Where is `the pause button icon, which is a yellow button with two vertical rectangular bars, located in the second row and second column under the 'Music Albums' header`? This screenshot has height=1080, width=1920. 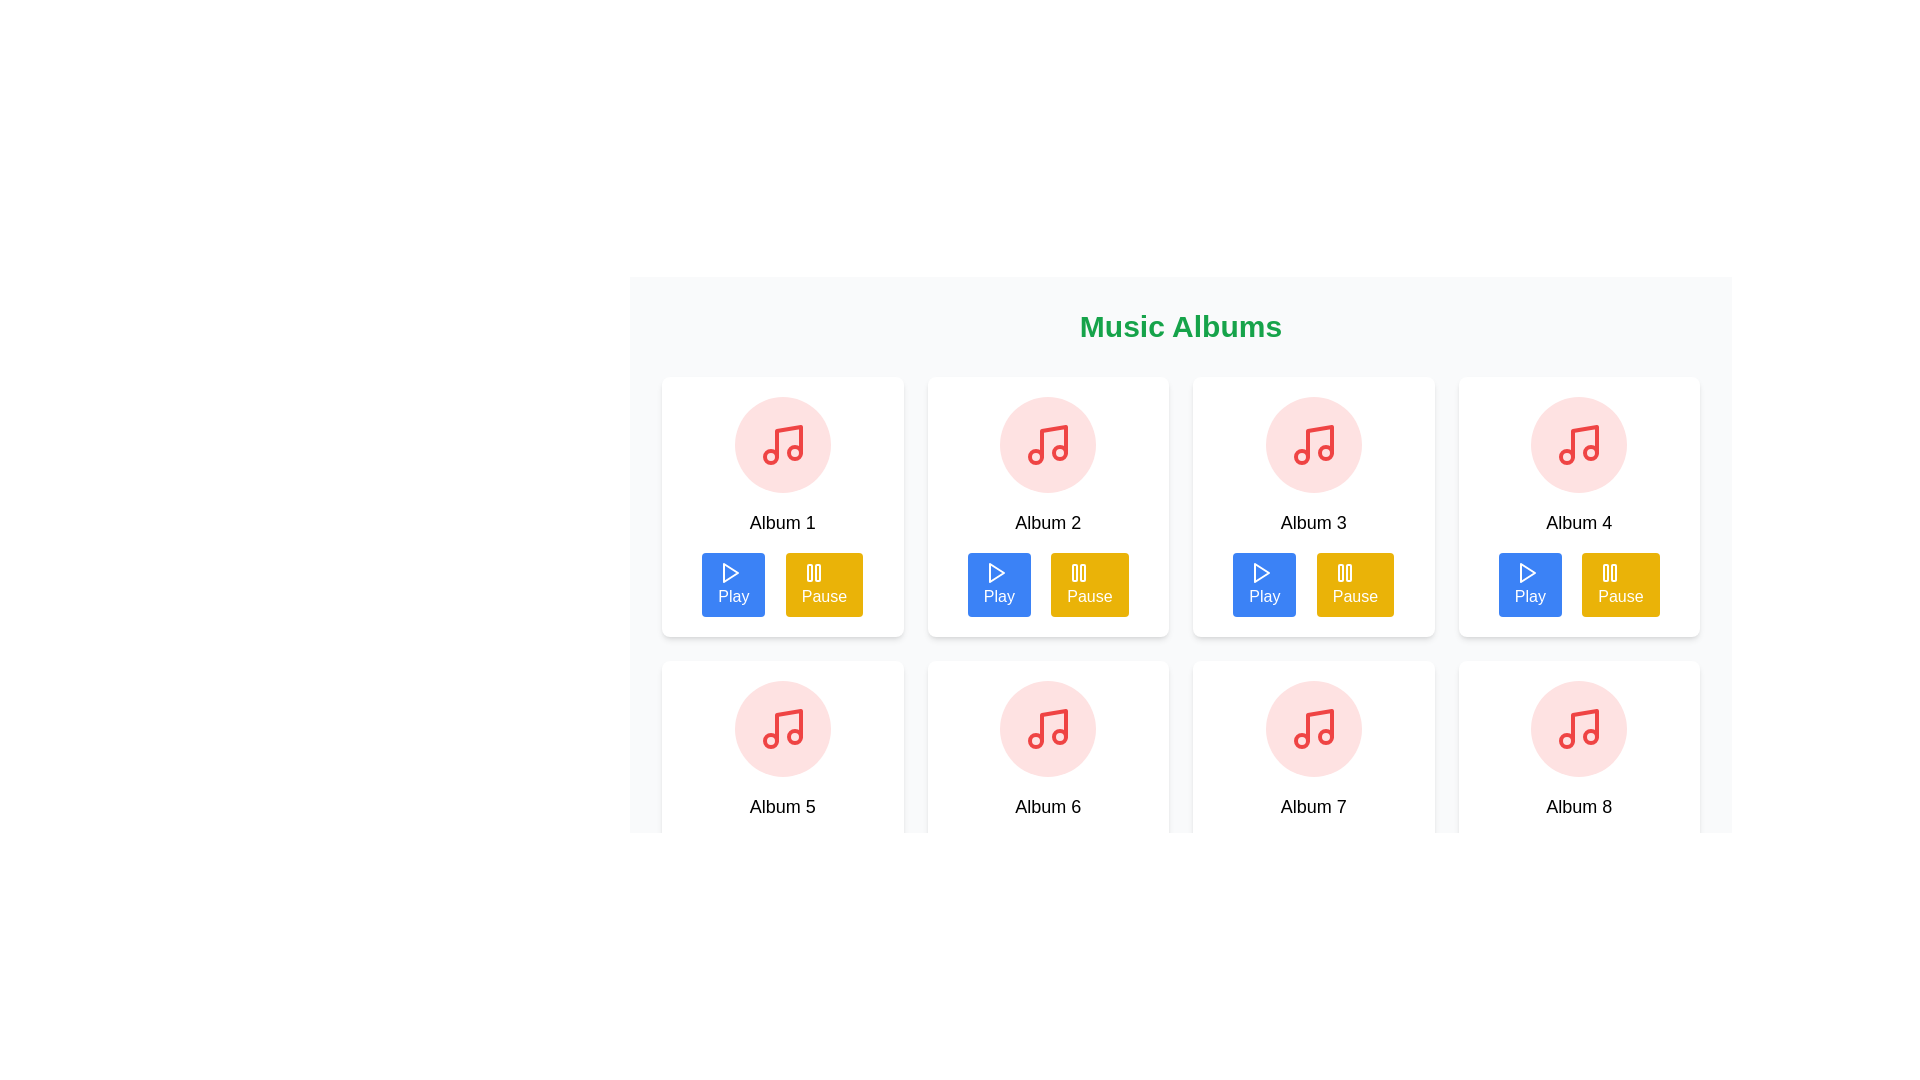
the pause button icon, which is a yellow button with two vertical rectangular bars, located in the second row and second column under the 'Music Albums' header is located at coordinates (1078, 573).